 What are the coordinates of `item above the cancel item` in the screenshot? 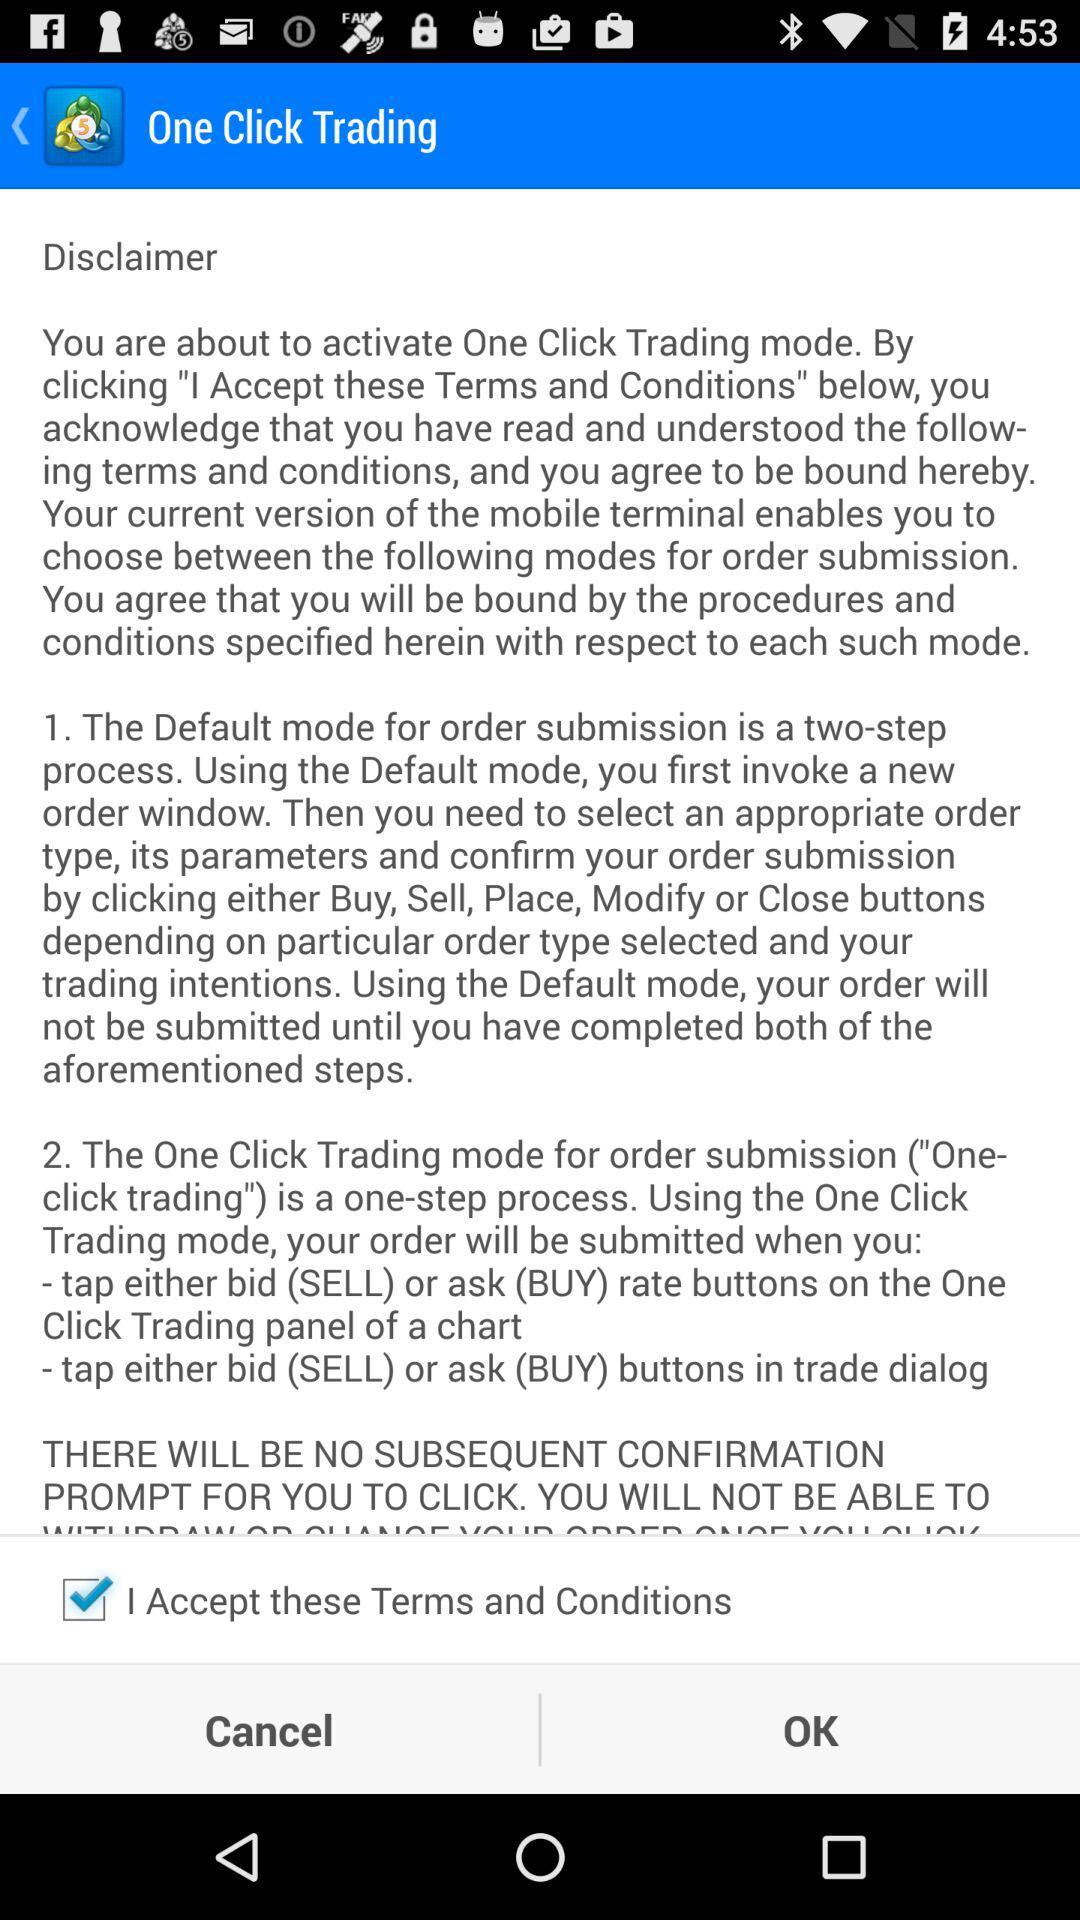 It's located at (83, 1598).